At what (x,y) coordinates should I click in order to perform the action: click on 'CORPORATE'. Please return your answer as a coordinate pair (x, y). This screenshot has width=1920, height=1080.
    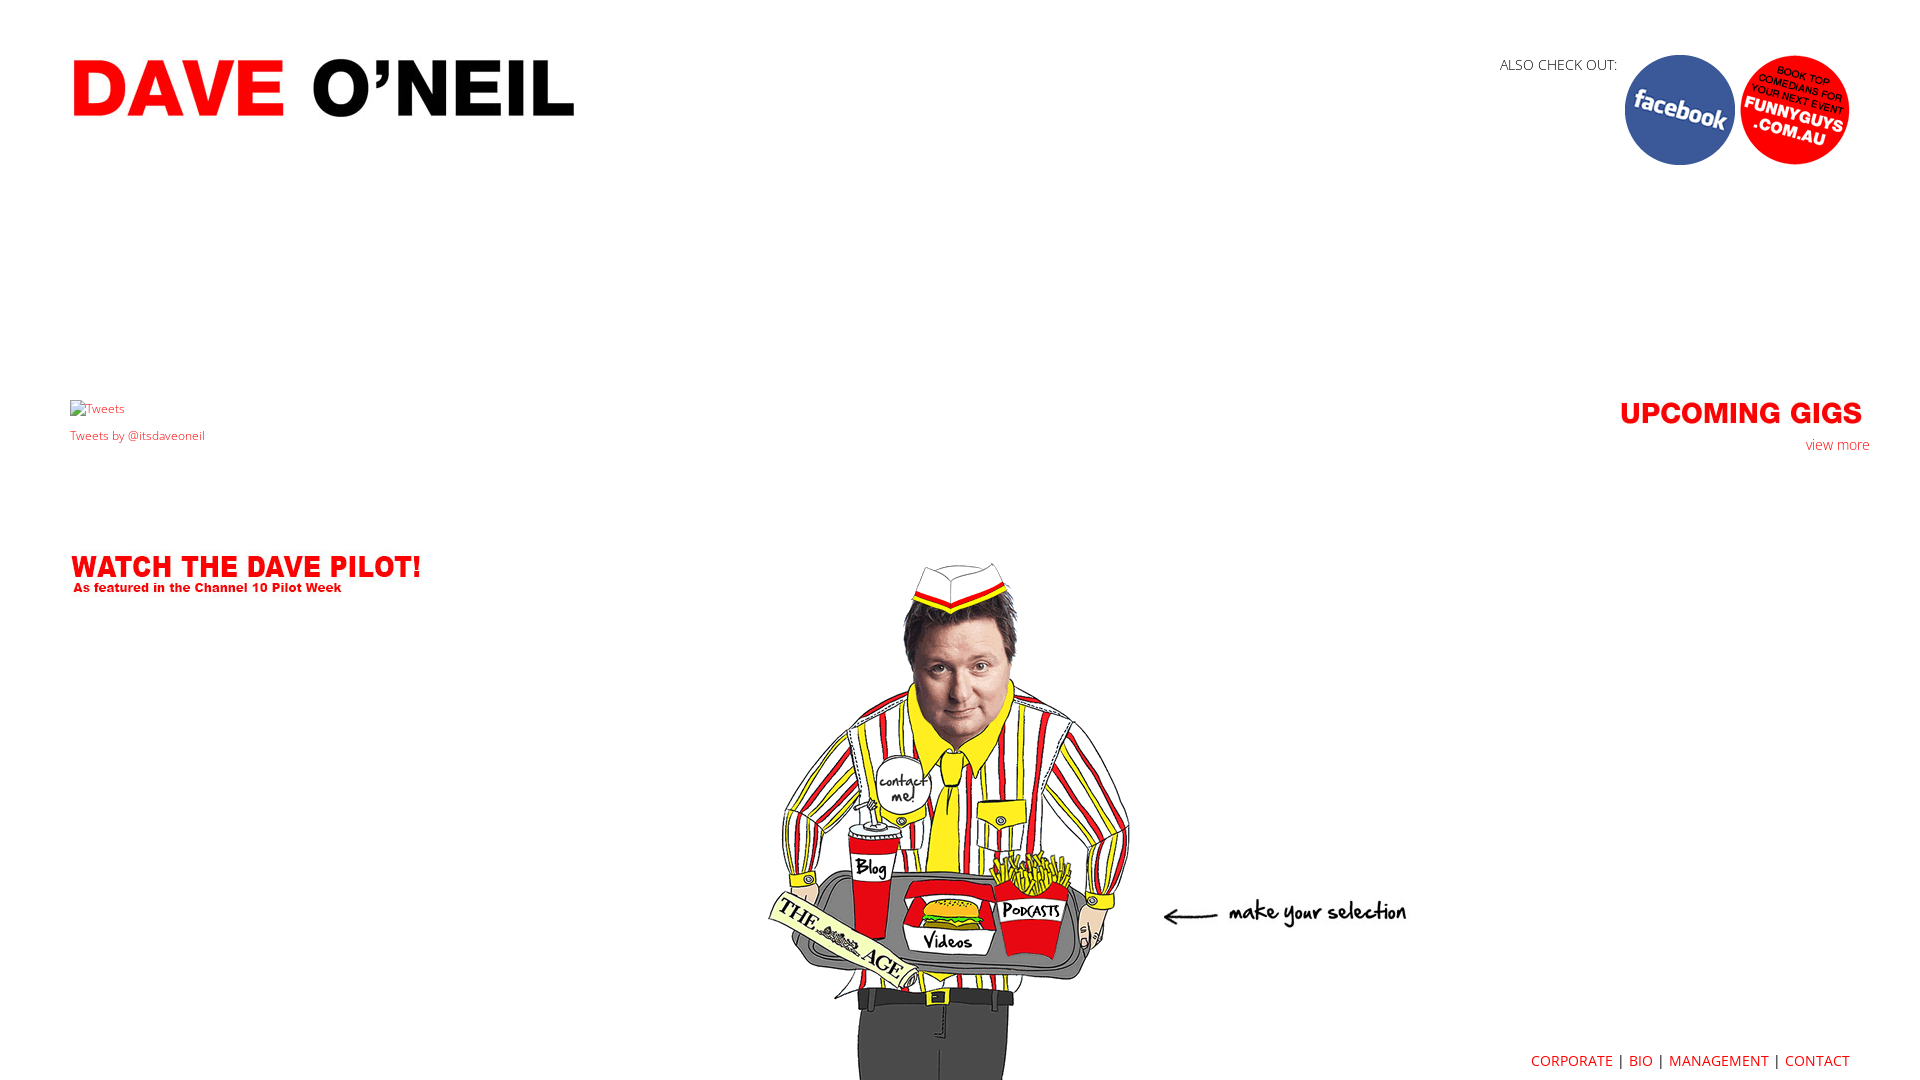
    Looking at the image, I should click on (1570, 1059).